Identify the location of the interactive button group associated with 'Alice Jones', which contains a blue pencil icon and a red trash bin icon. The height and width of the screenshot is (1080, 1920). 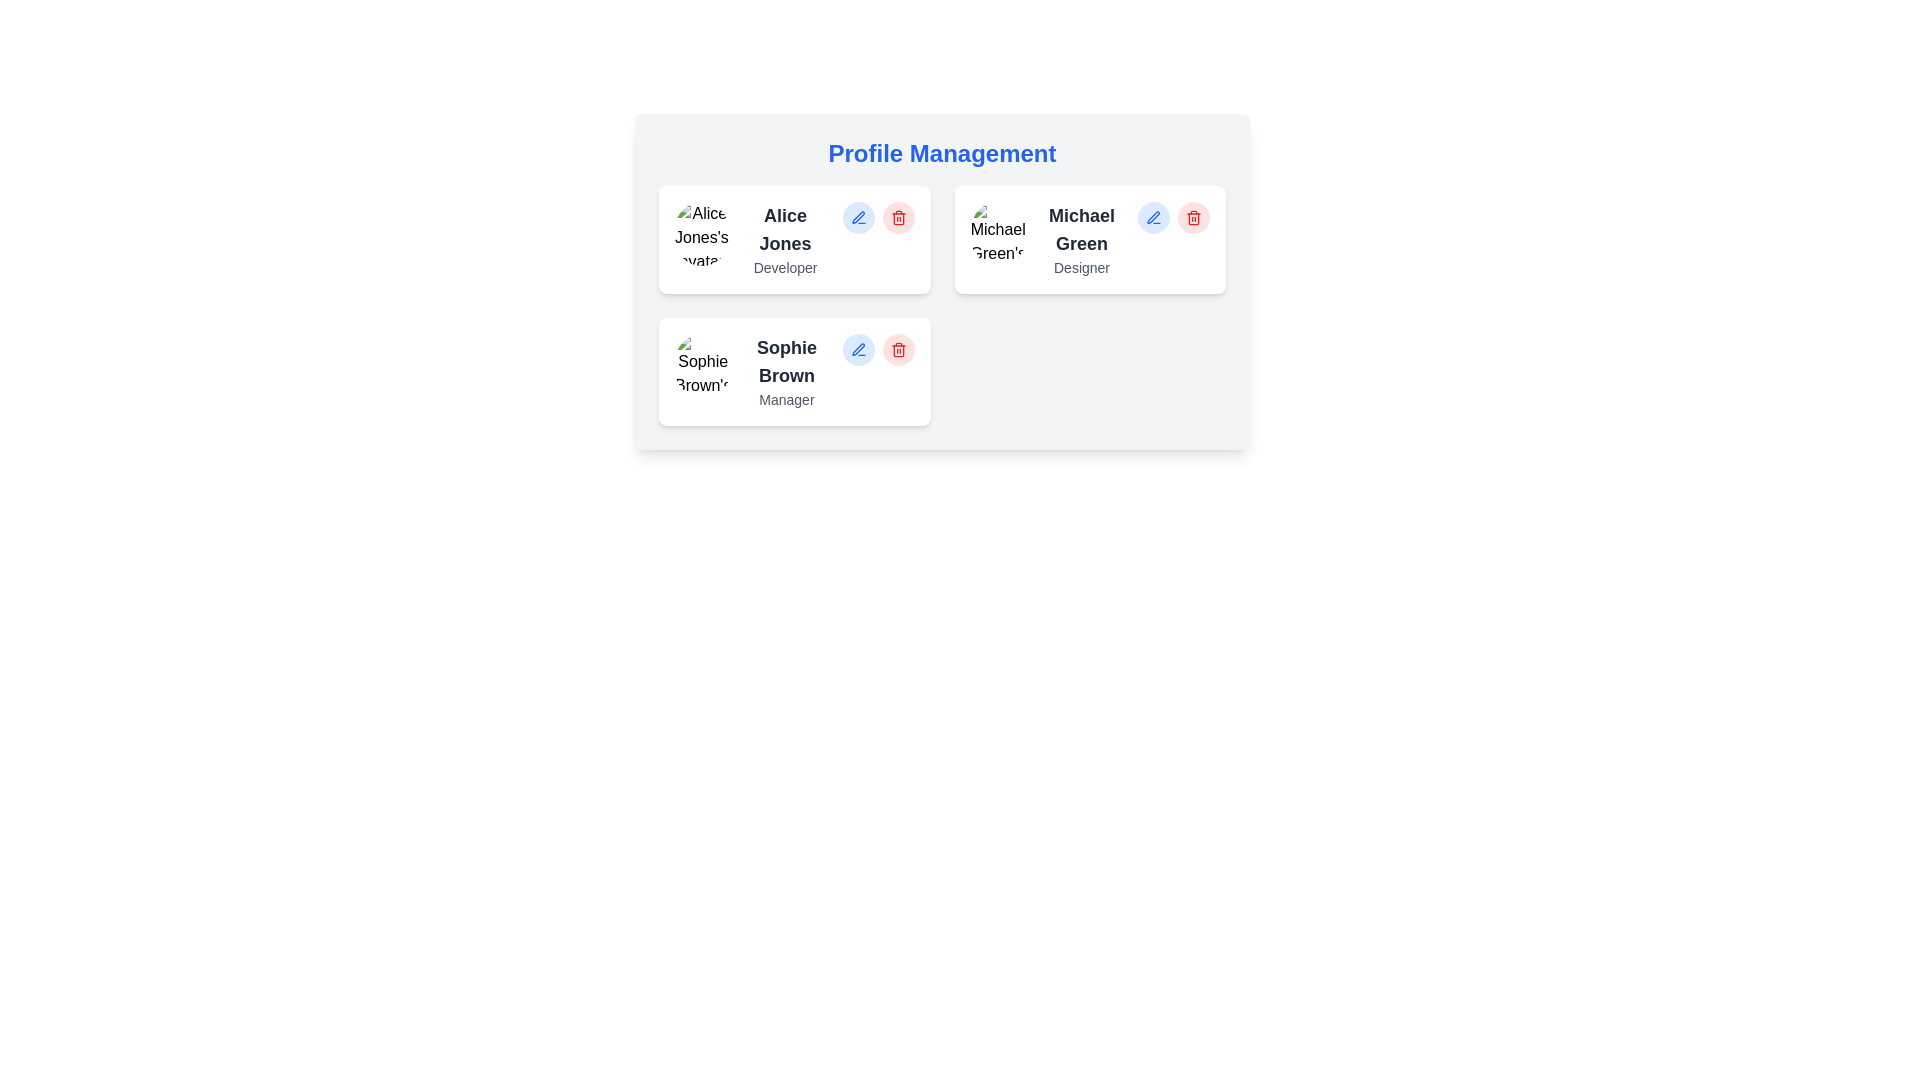
(878, 218).